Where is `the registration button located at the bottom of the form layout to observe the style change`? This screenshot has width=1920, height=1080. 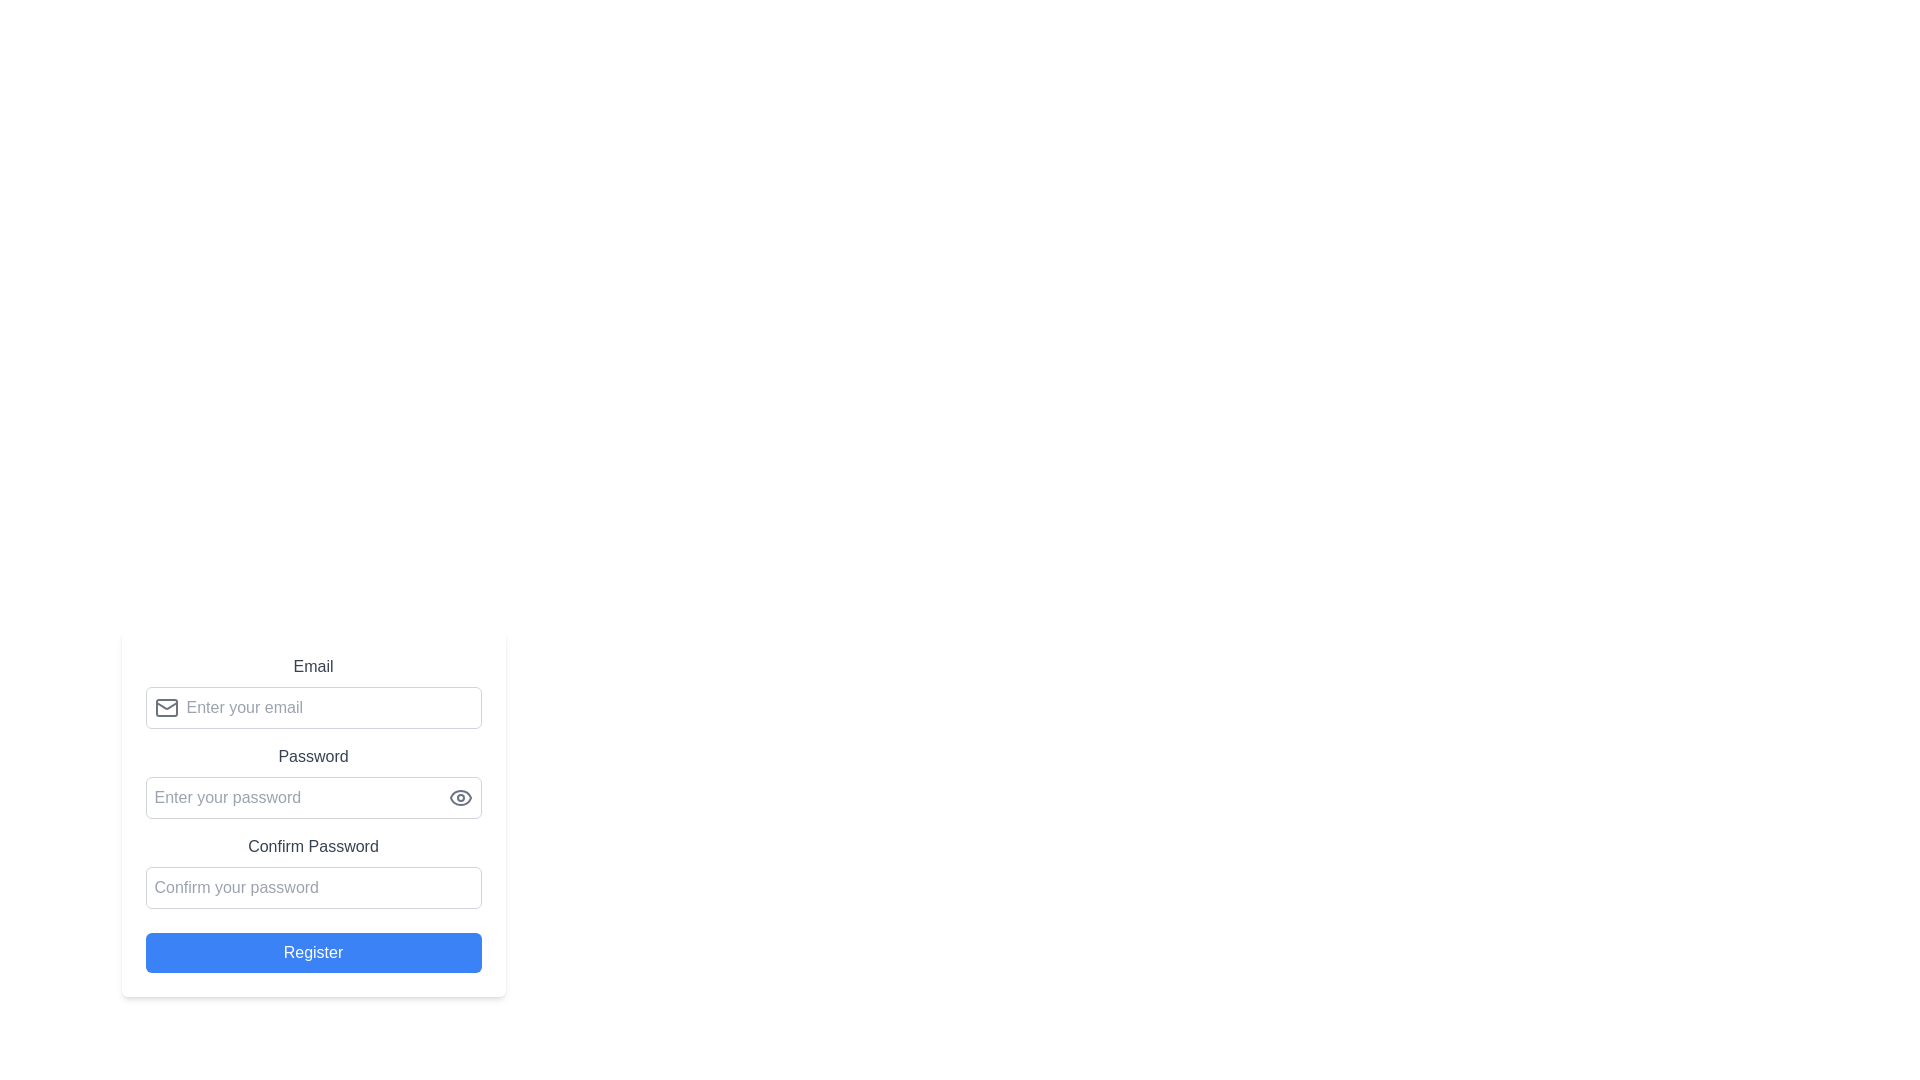
the registration button located at the bottom of the form layout to observe the style change is located at coordinates (312, 951).